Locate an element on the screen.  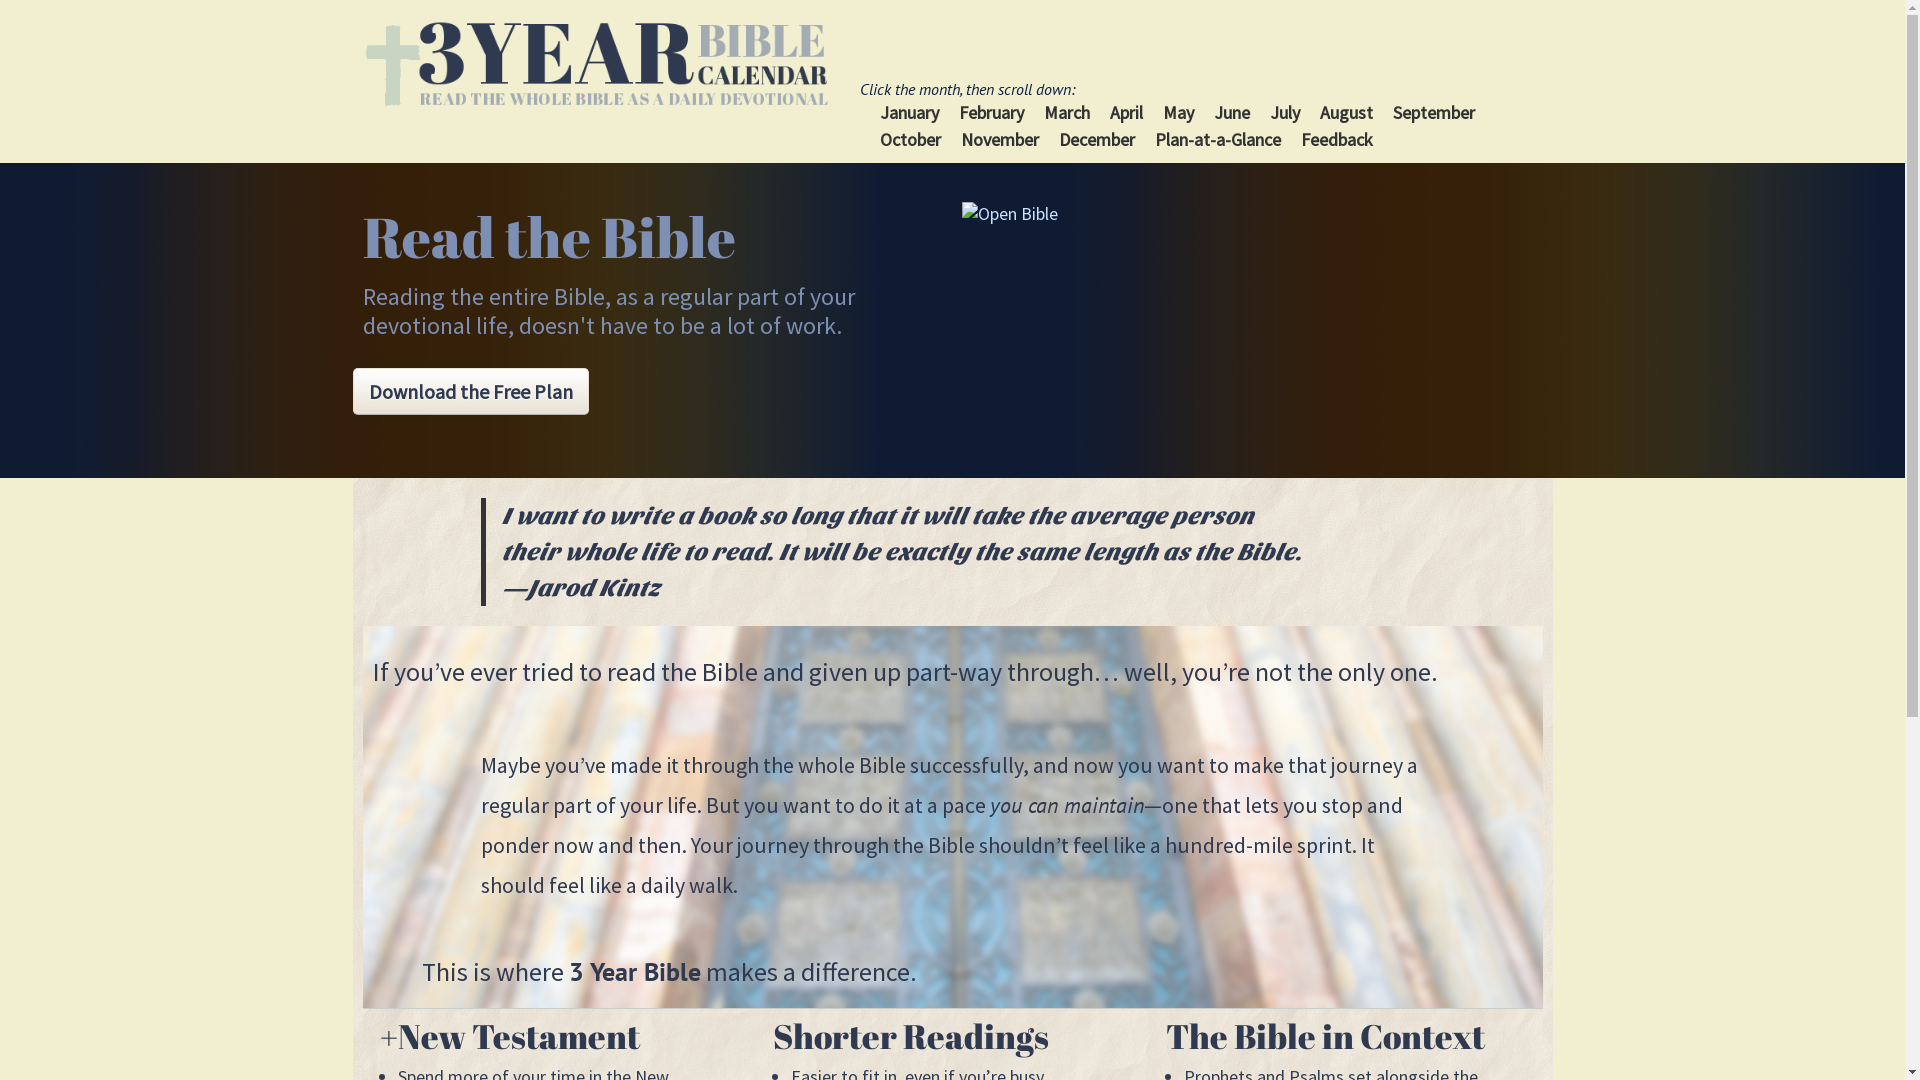
'Feedback' is located at coordinates (1300, 138).